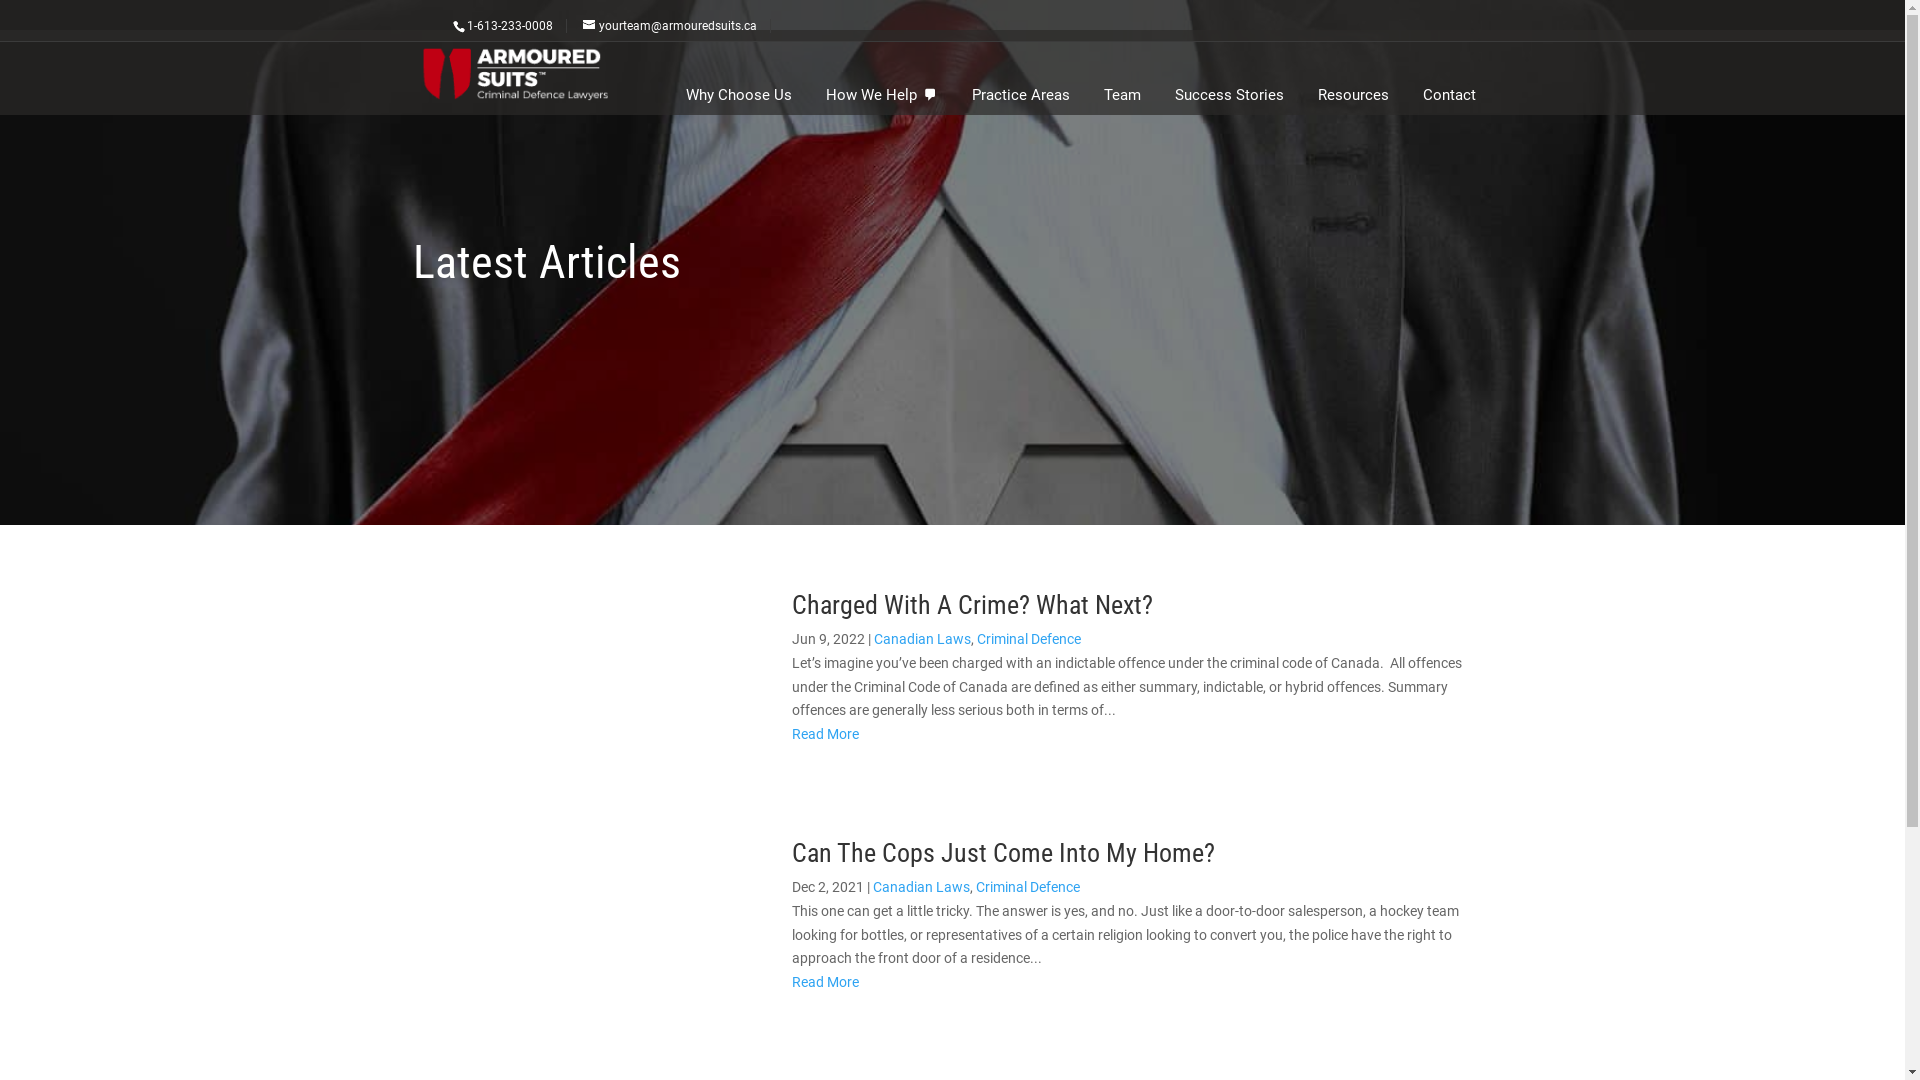  What do you see at coordinates (737, 95) in the screenshot?
I see `'Why Choose Us'` at bounding box center [737, 95].